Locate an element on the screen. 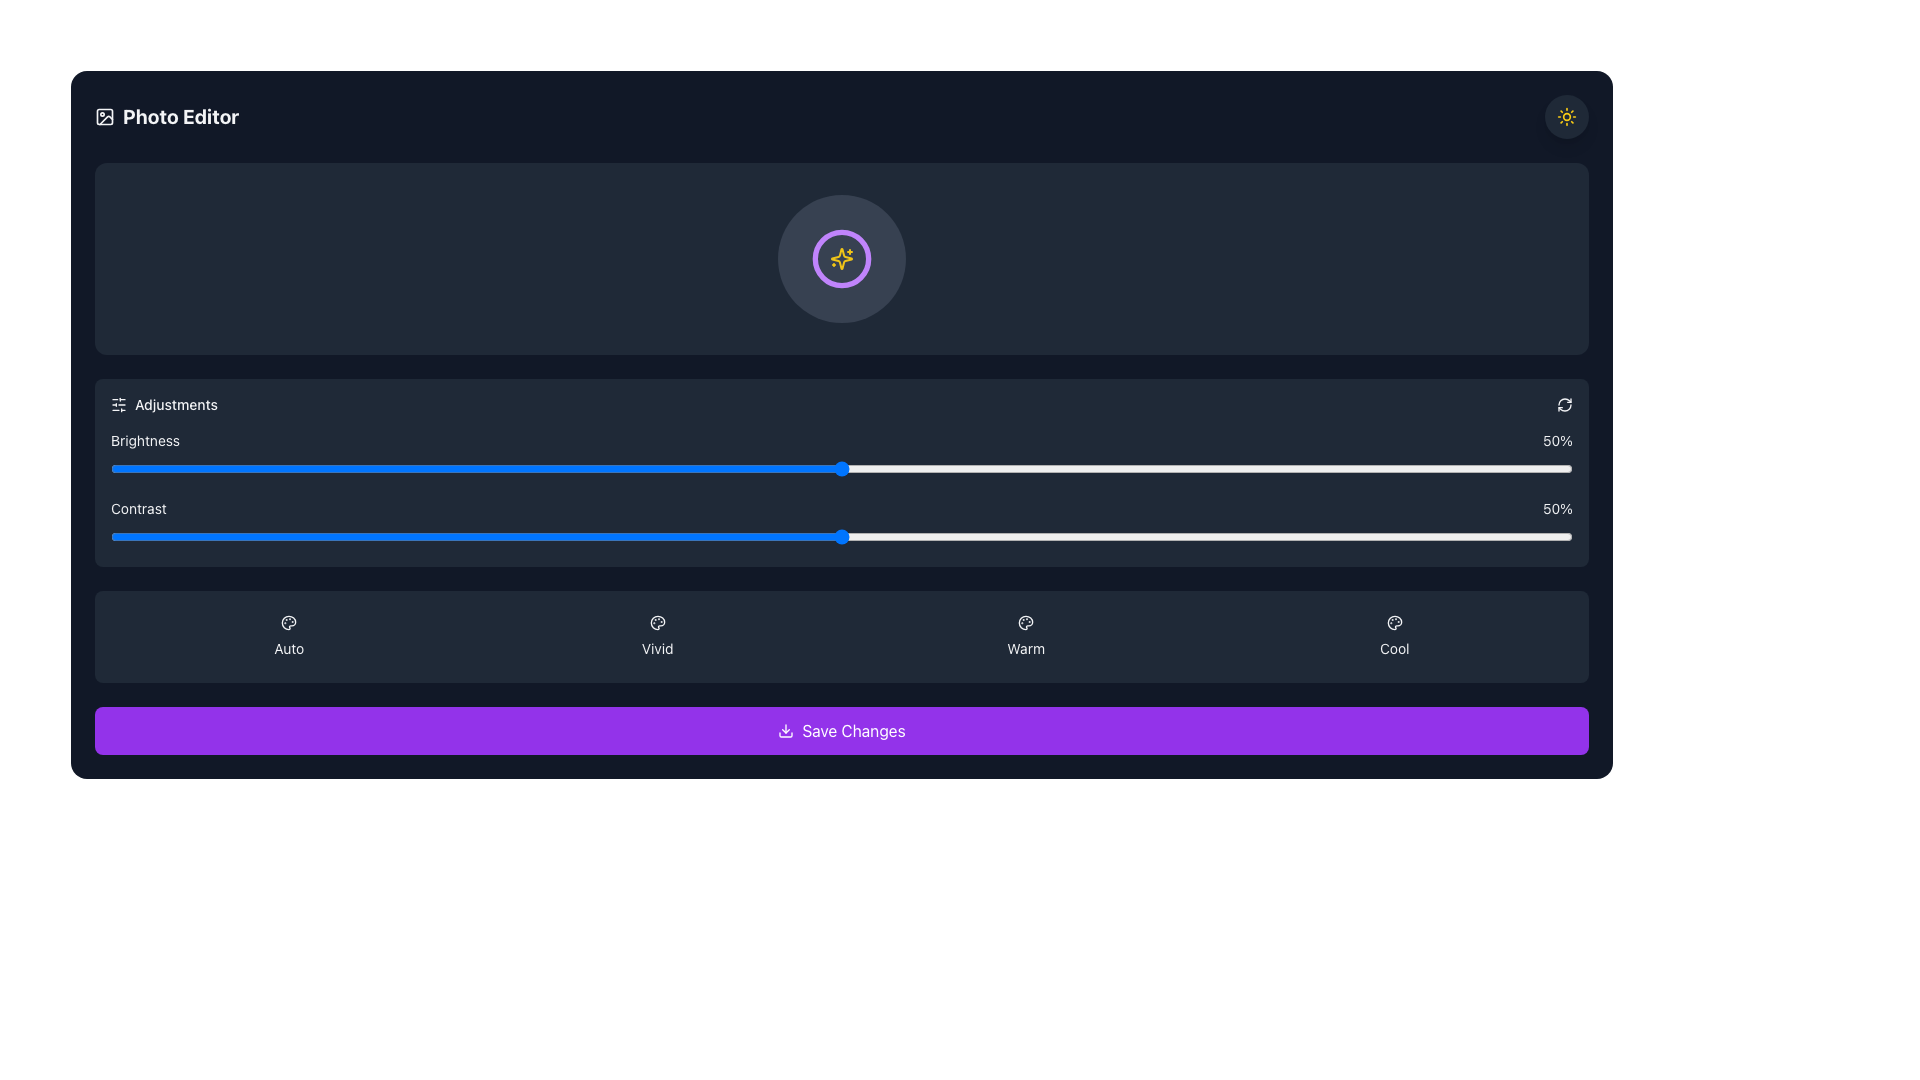 The height and width of the screenshot is (1080, 1920). contrast is located at coordinates (285, 535).